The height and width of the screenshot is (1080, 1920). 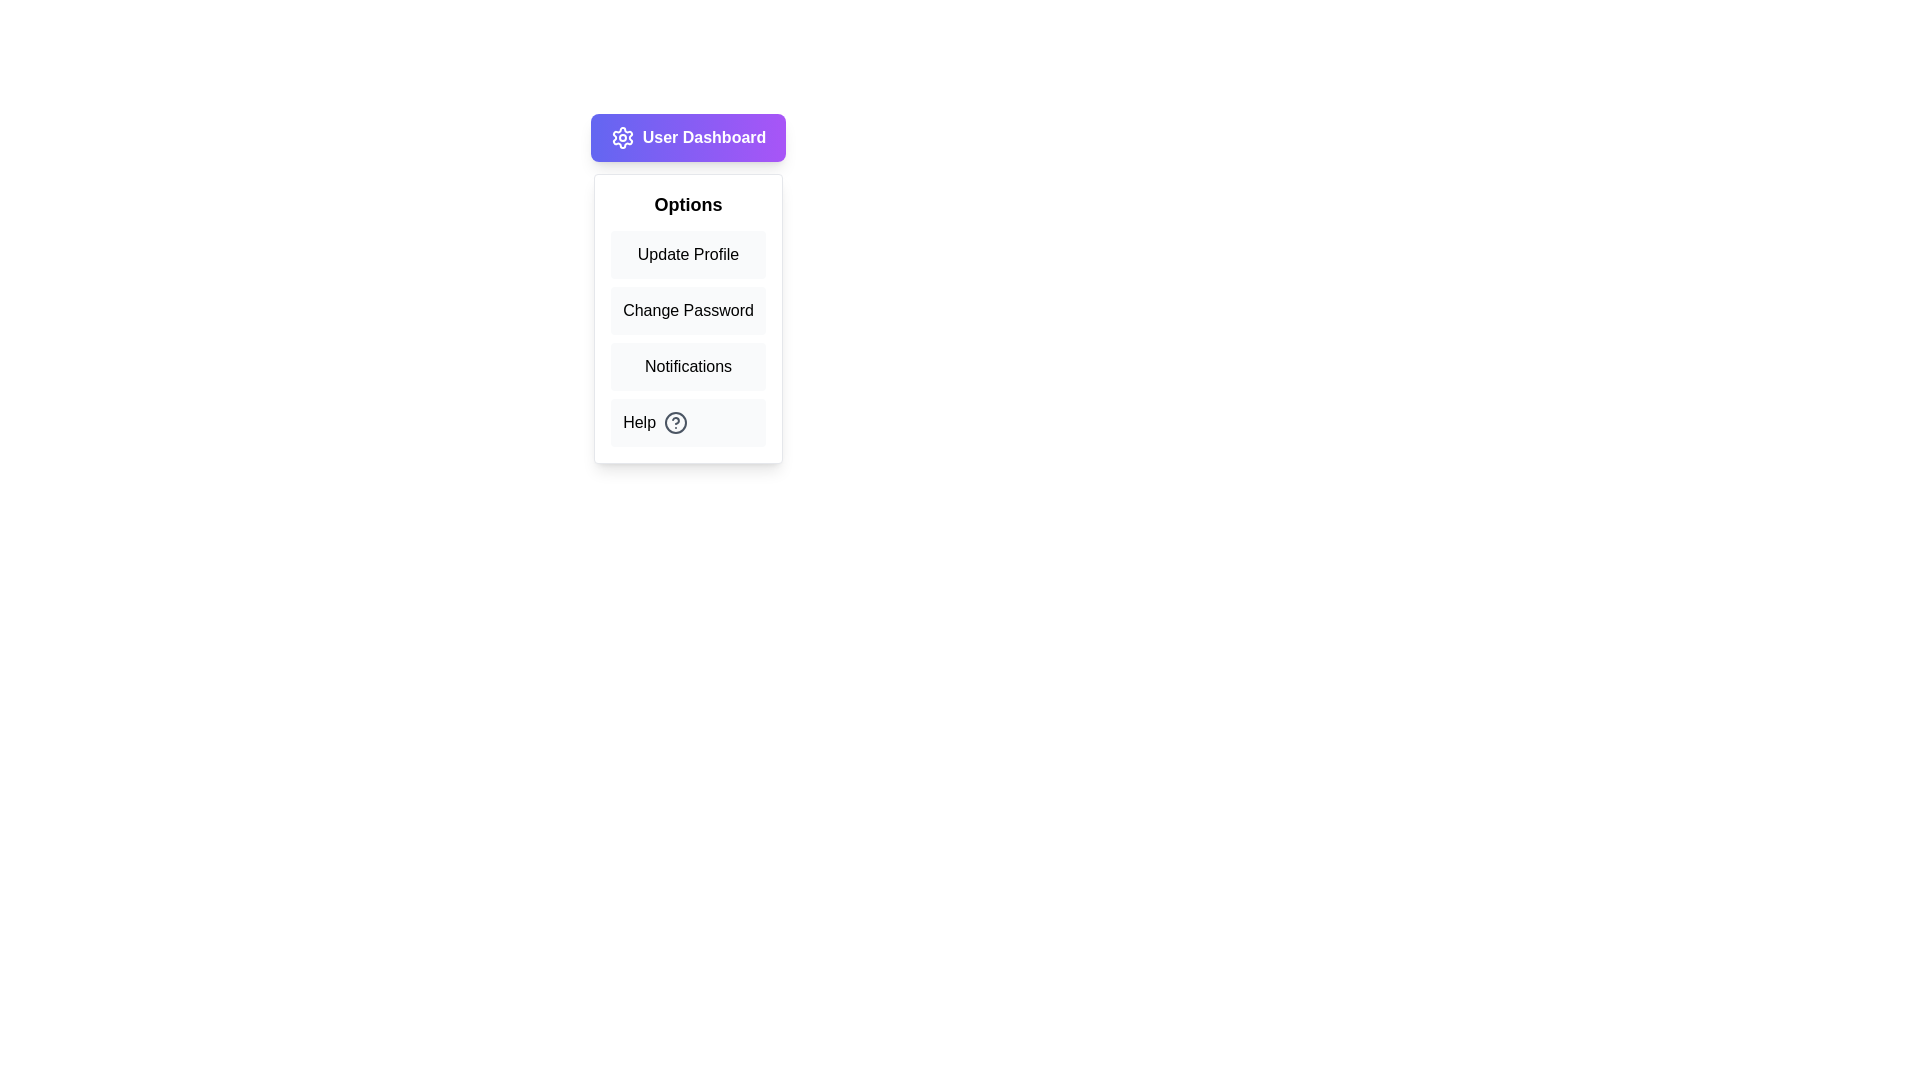 I want to click on the text element Notifications to select its text, so click(x=688, y=366).